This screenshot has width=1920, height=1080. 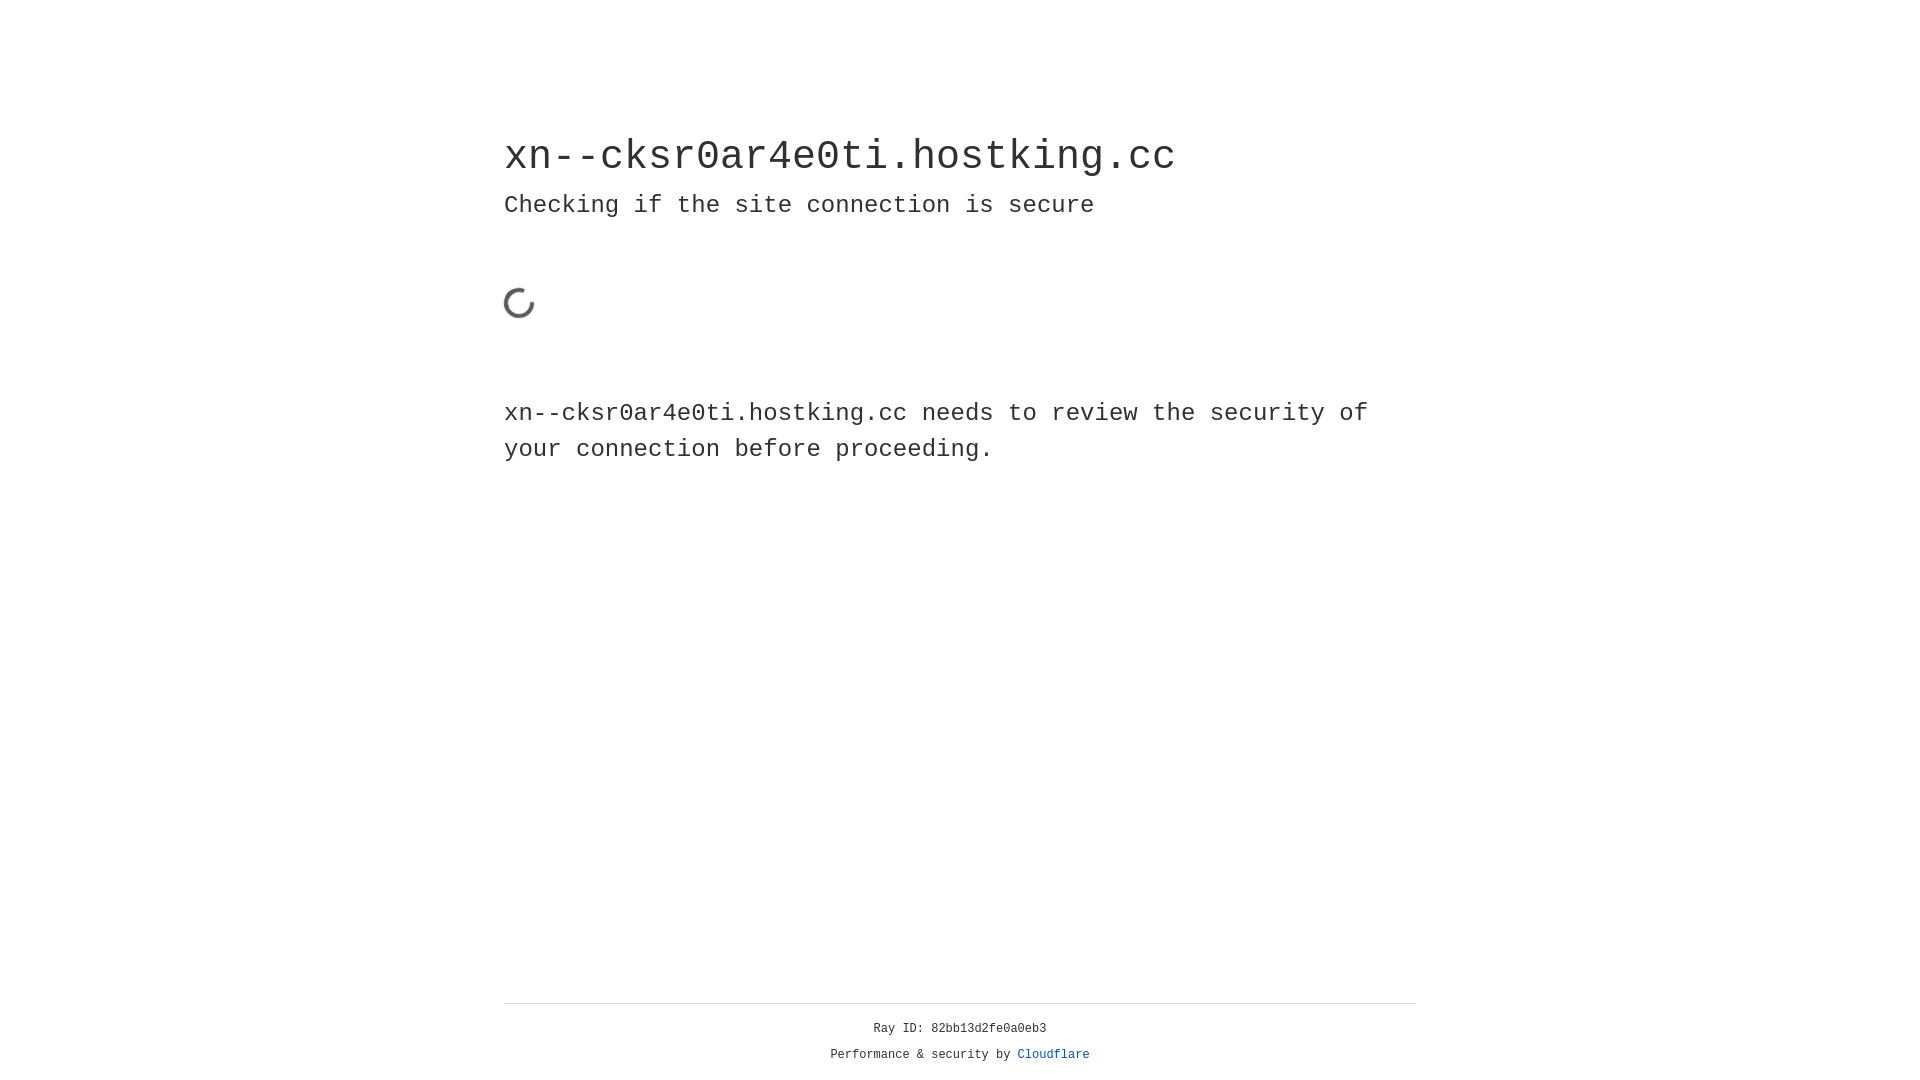 I want to click on 'Cloudflare', so click(x=1053, y=1054).